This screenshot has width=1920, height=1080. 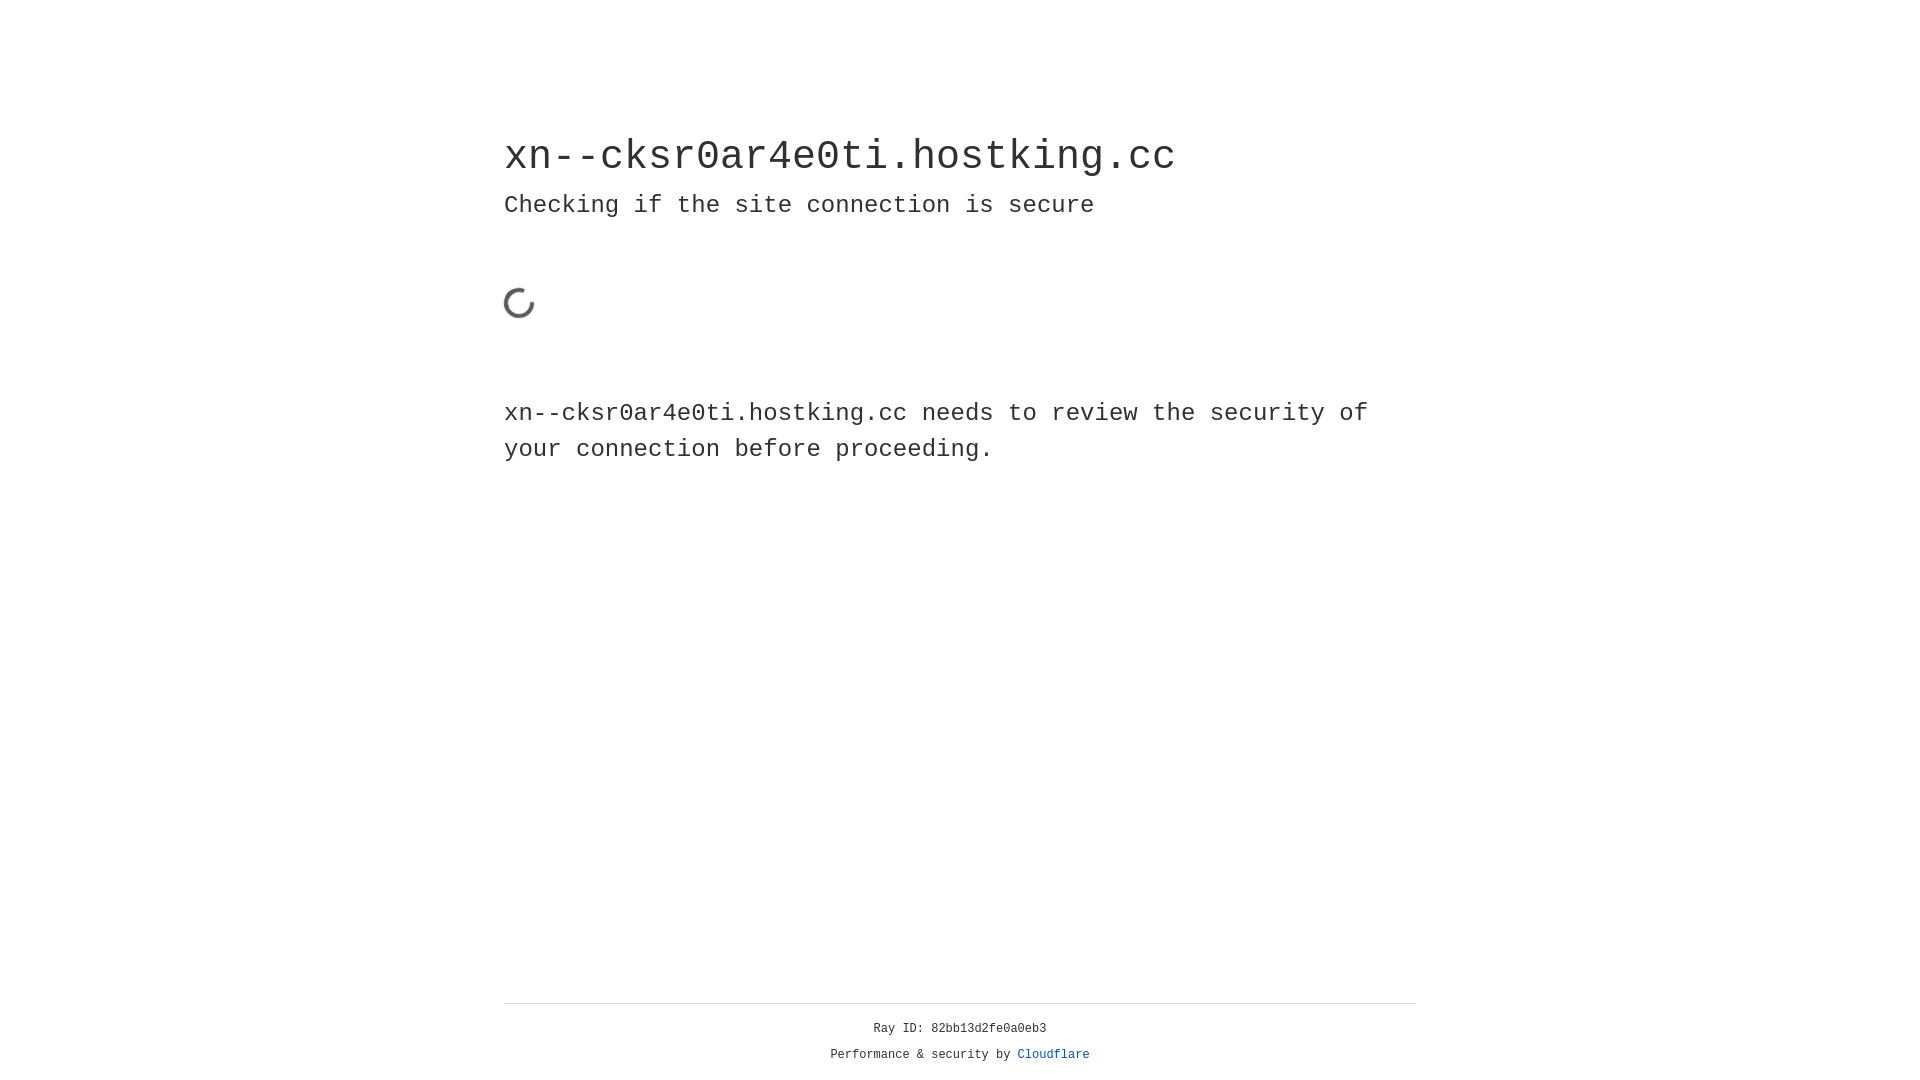 I want to click on 'Cloudflare', so click(x=1053, y=1054).